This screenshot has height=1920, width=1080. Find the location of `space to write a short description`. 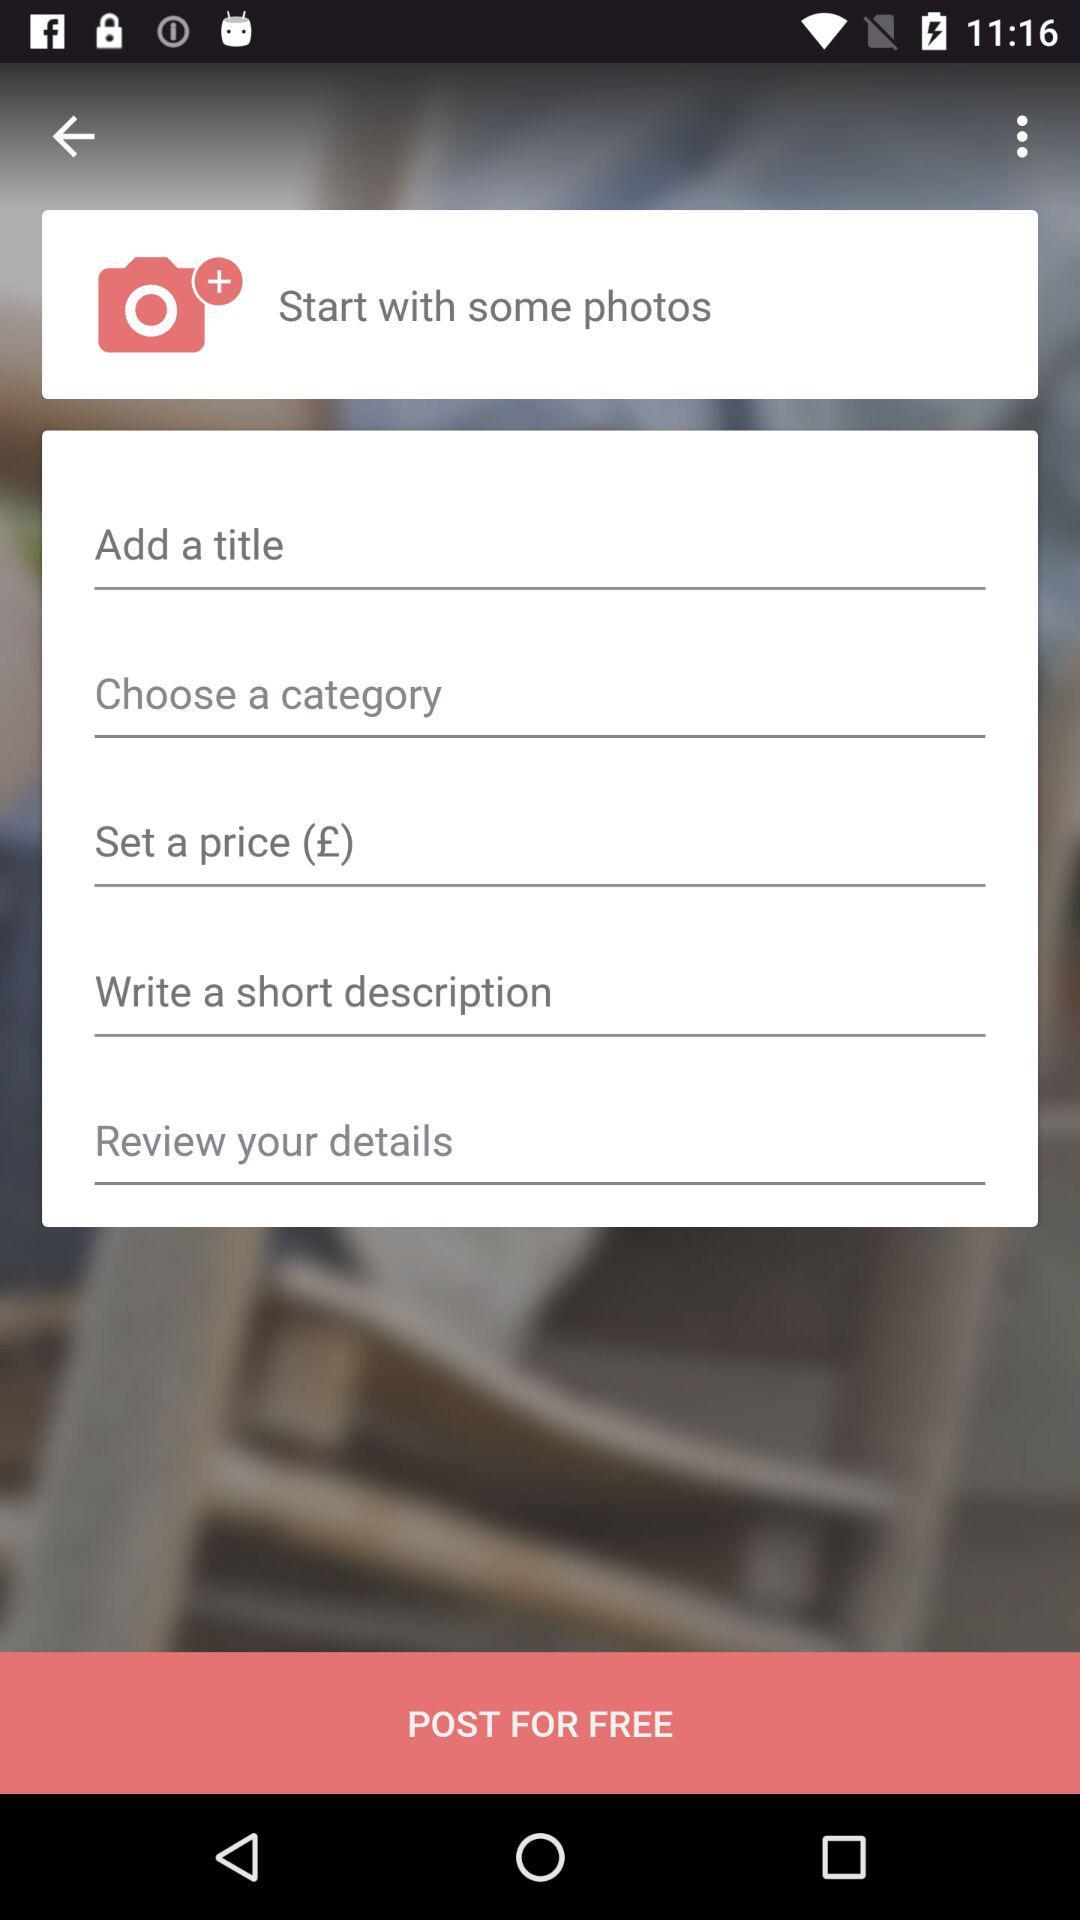

space to write a short description is located at coordinates (540, 993).